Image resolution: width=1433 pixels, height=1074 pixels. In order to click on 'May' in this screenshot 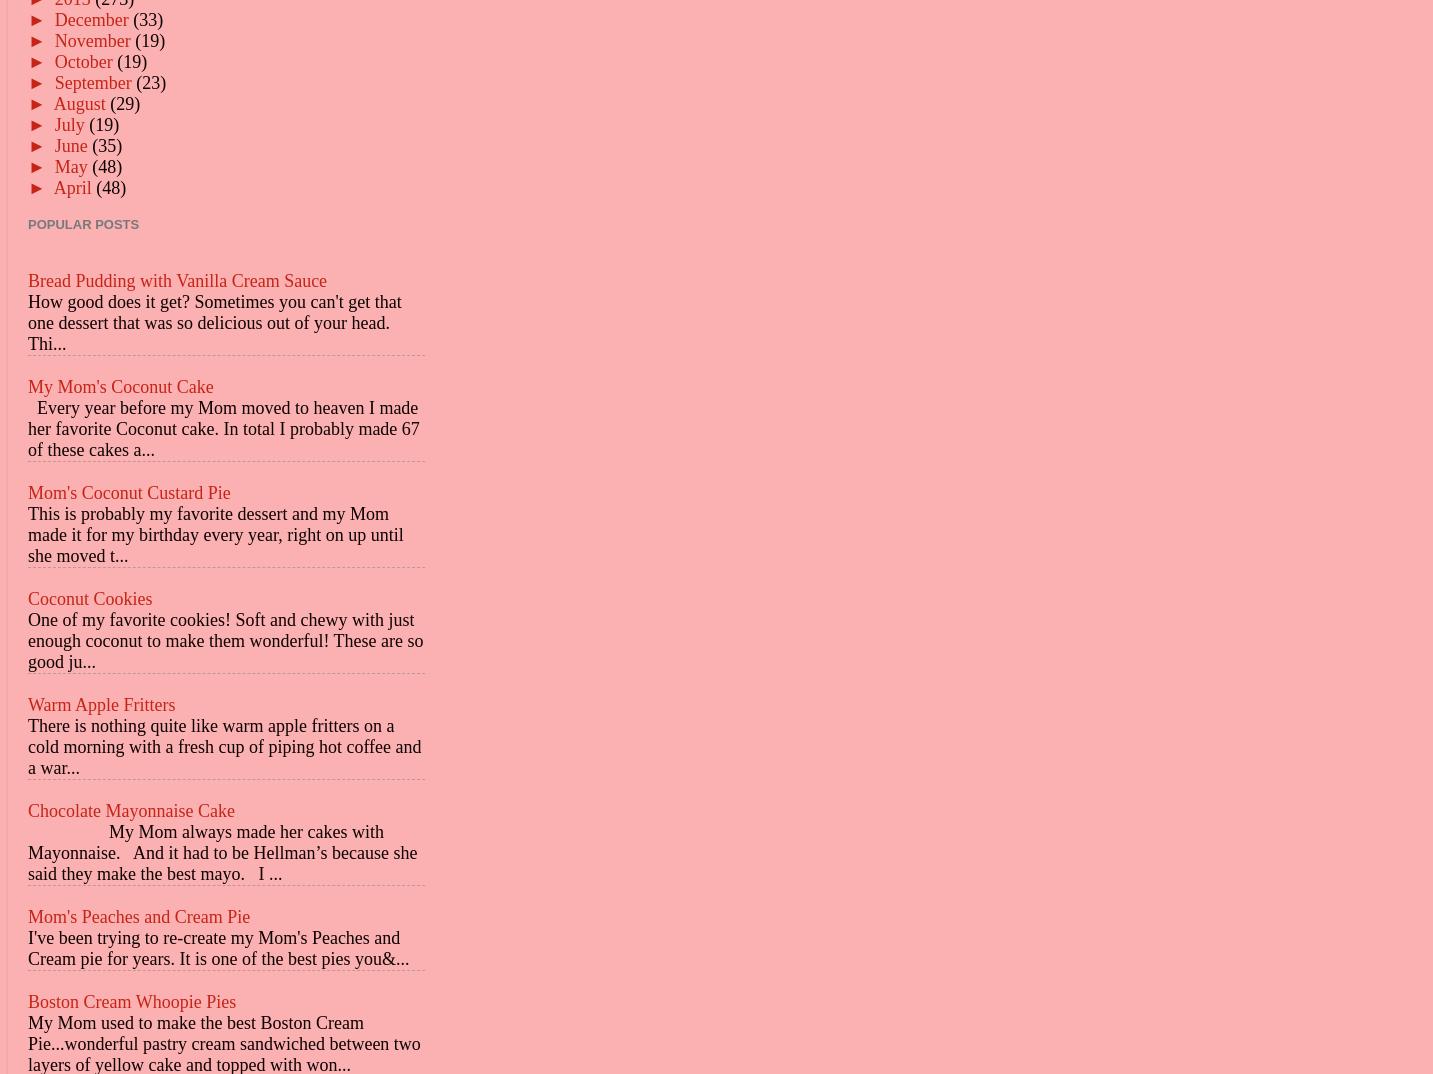, I will do `click(71, 166)`.